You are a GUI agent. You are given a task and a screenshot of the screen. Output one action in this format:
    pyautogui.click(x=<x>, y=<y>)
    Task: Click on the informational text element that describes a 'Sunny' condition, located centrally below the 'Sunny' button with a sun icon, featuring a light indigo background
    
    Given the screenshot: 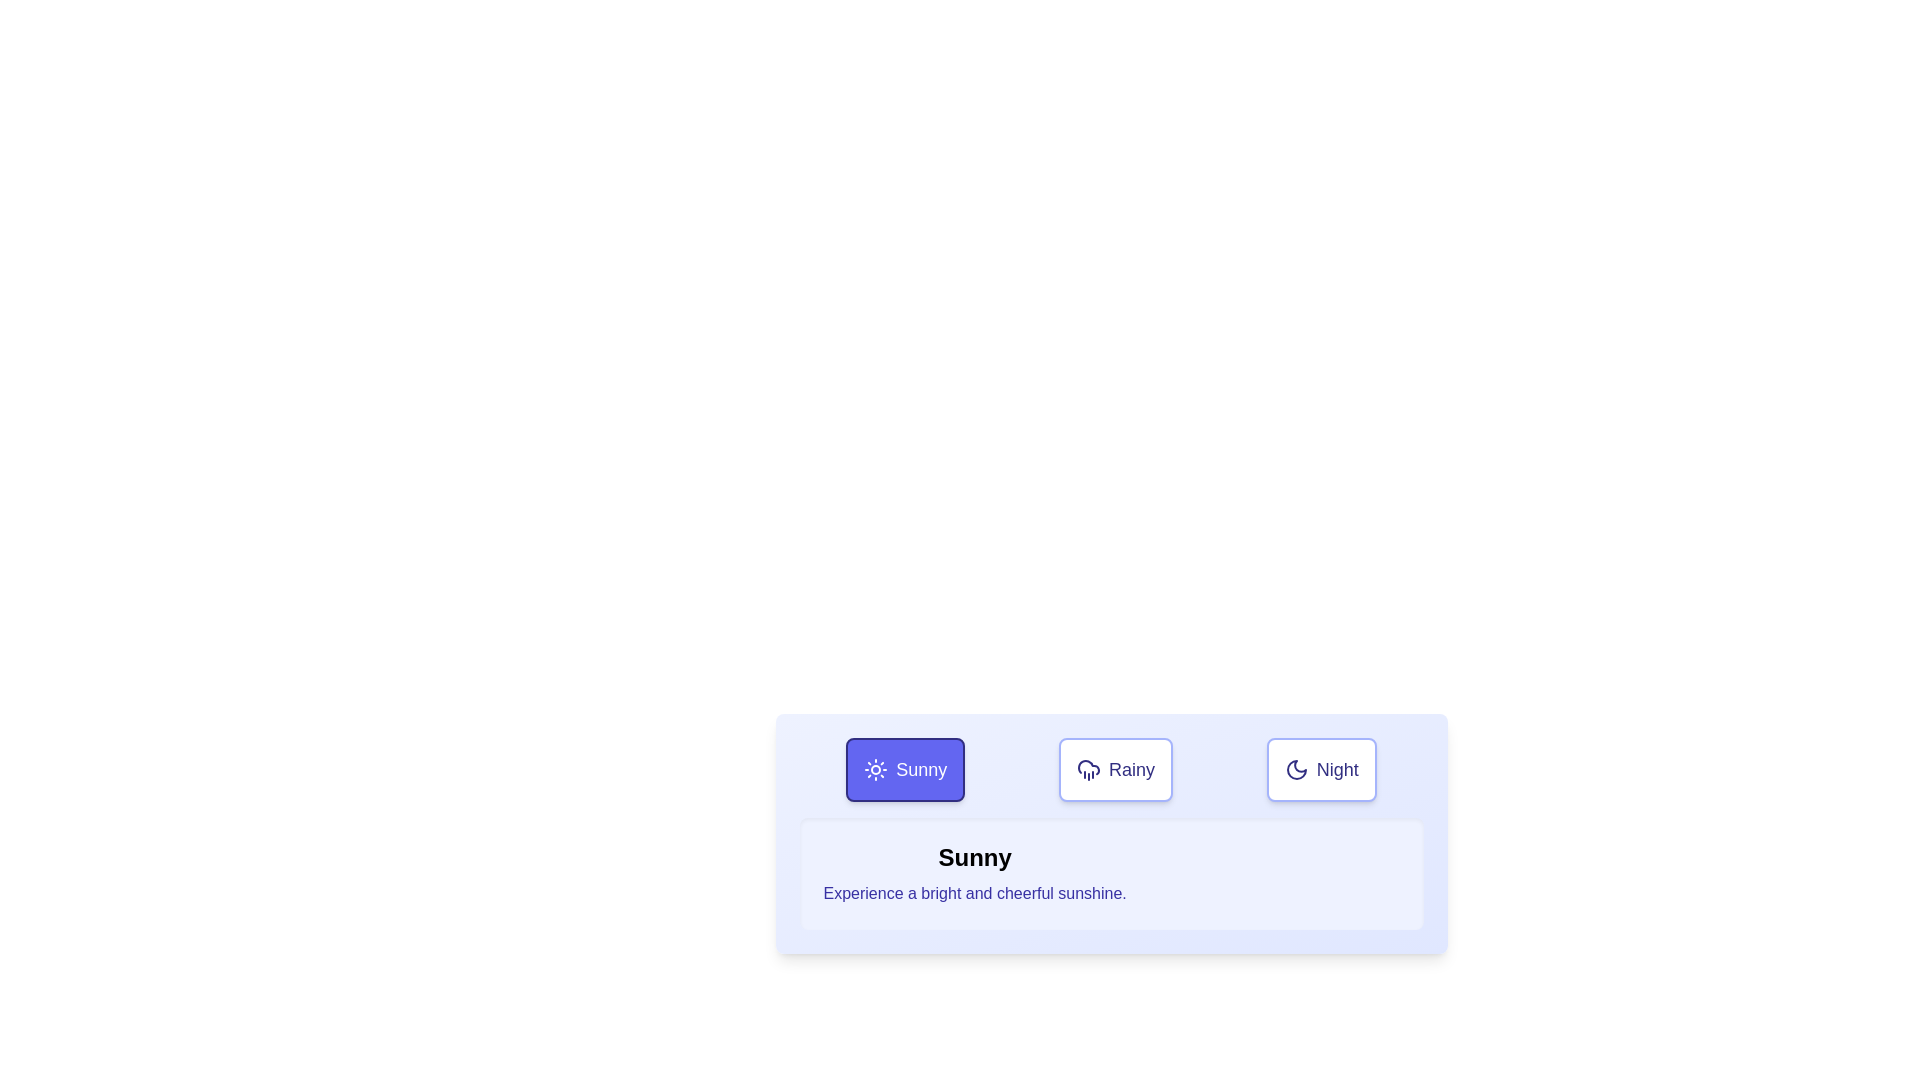 What is the action you would take?
    pyautogui.click(x=975, y=873)
    